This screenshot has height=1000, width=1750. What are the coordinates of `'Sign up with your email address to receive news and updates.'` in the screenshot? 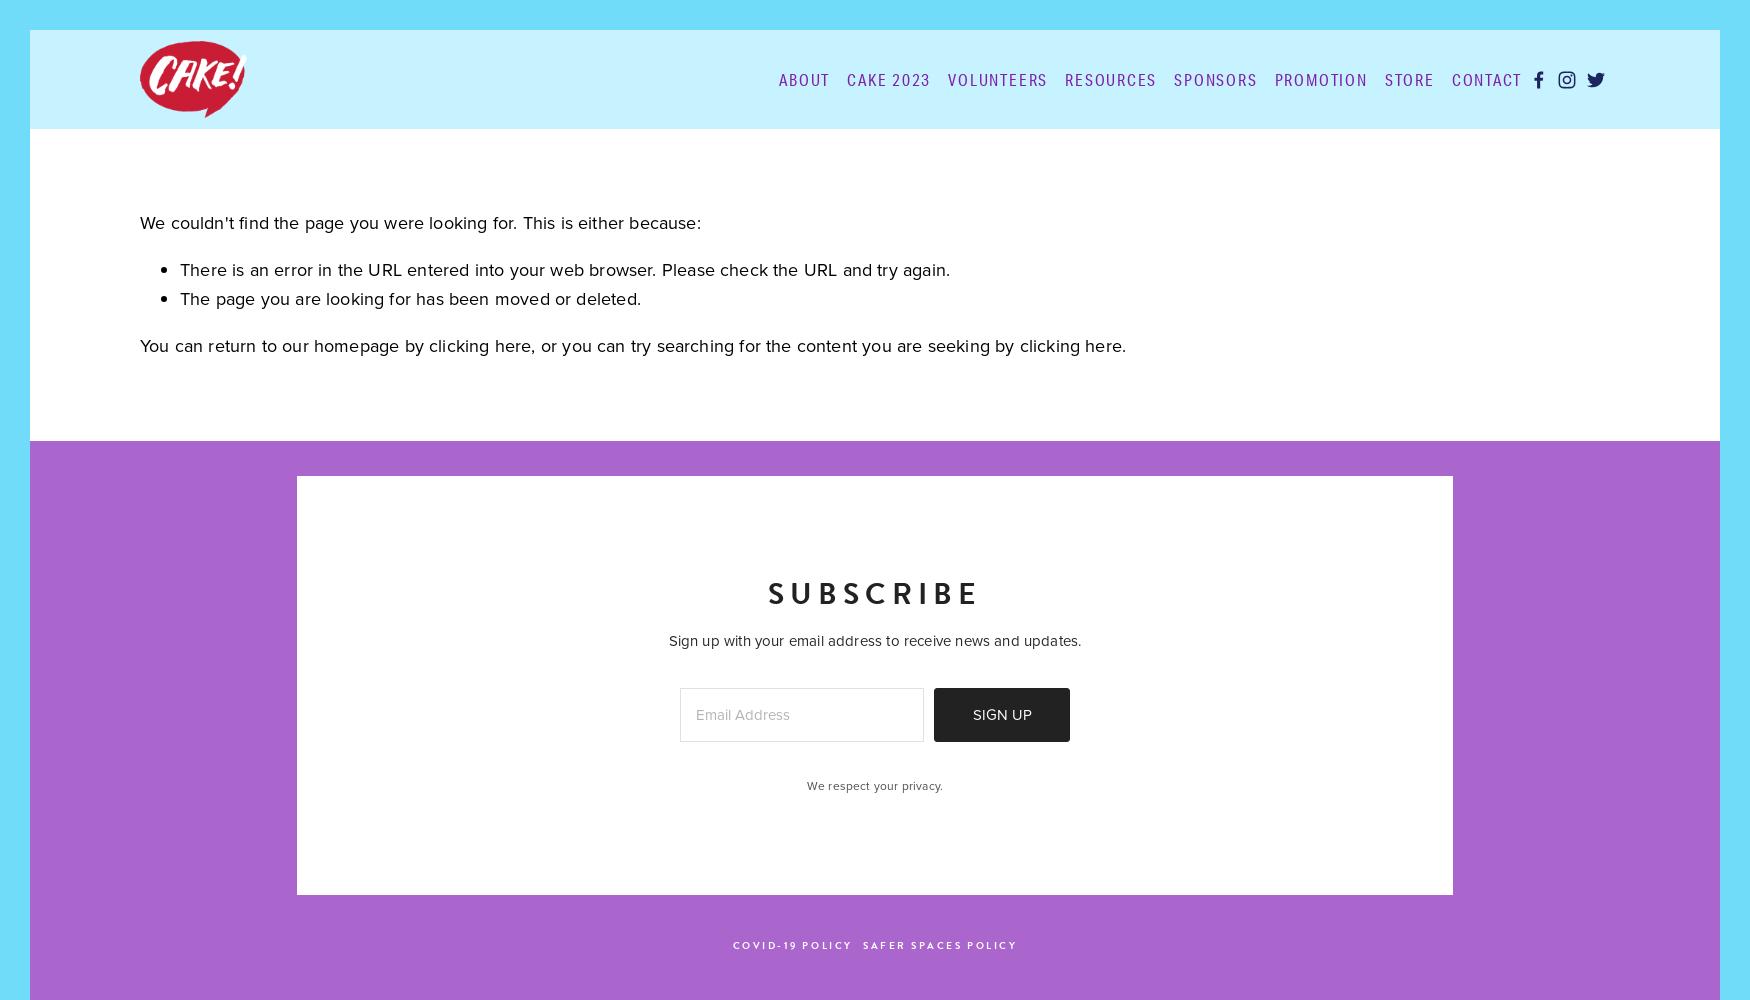 It's located at (874, 640).